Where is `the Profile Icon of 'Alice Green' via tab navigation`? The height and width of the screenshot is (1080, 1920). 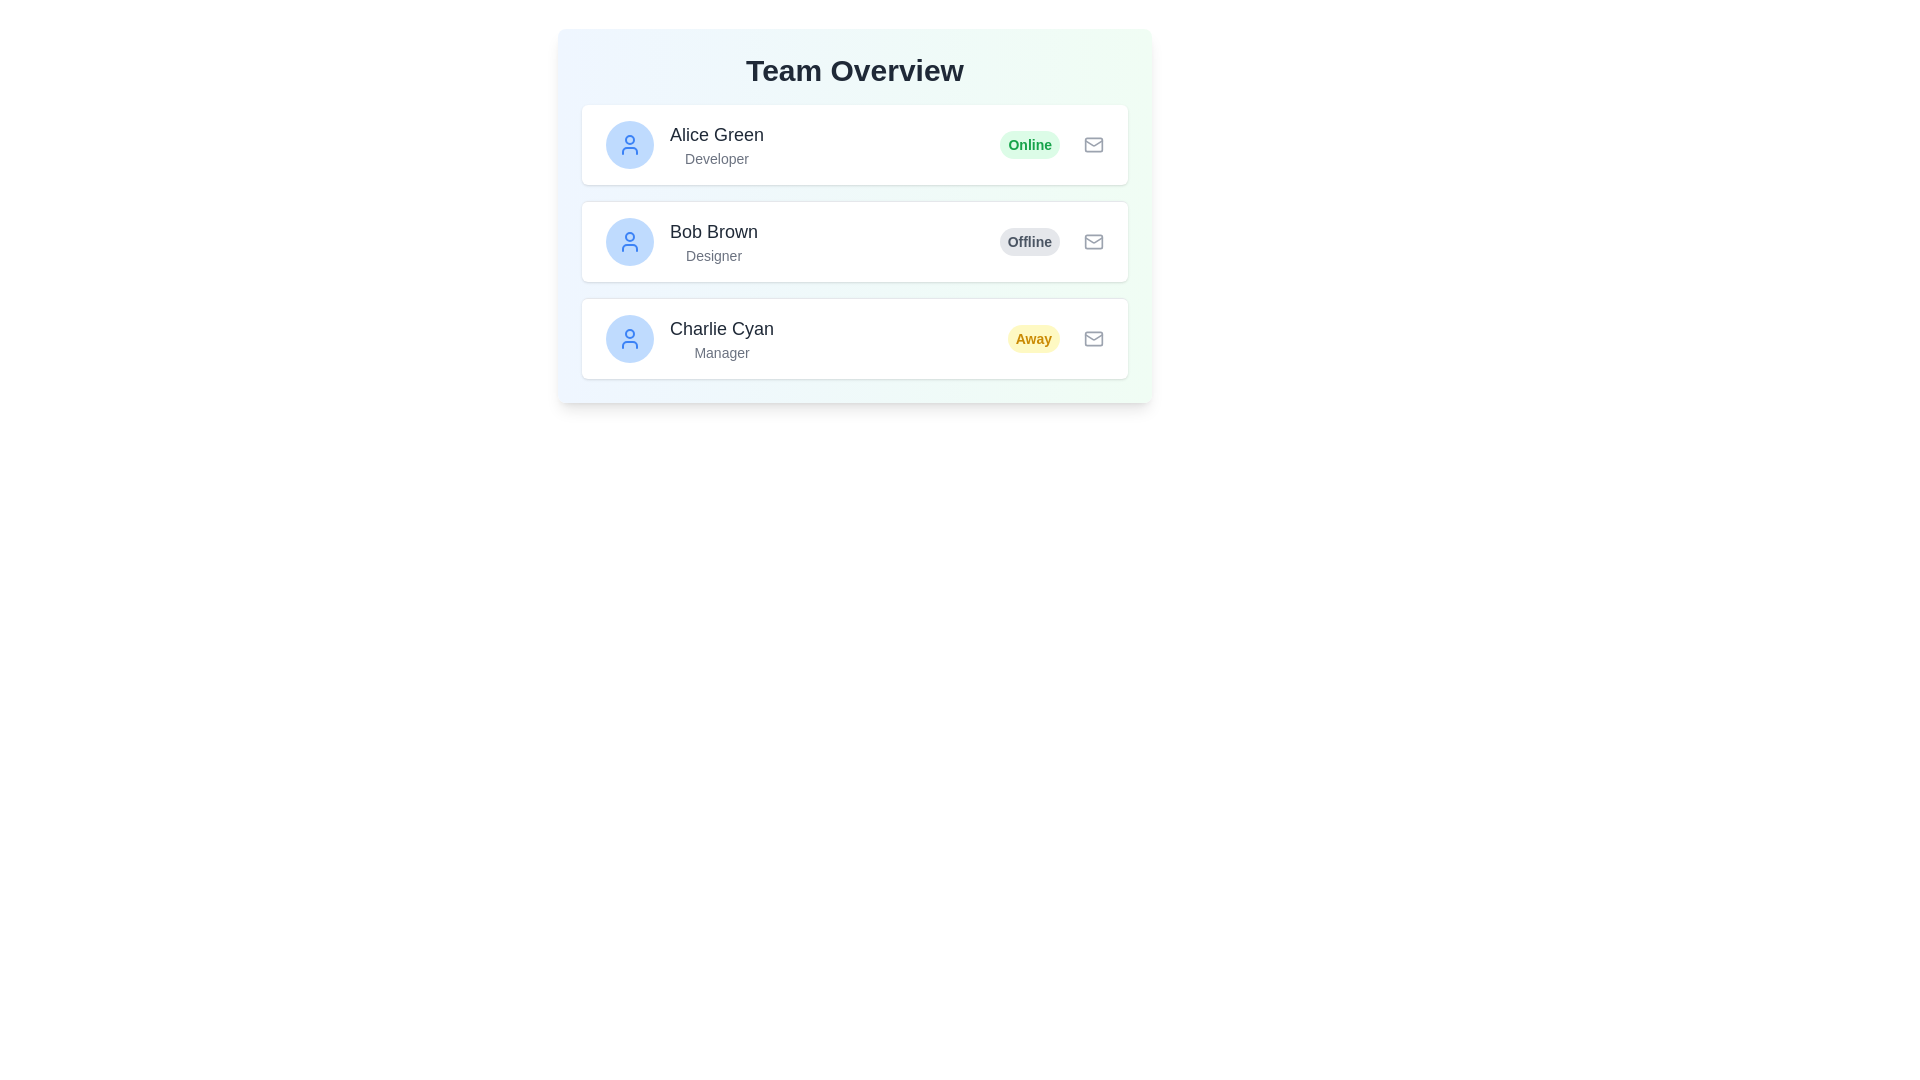 the Profile Icon of 'Alice Green' via tab navigation is located at coordinates (628, 144).